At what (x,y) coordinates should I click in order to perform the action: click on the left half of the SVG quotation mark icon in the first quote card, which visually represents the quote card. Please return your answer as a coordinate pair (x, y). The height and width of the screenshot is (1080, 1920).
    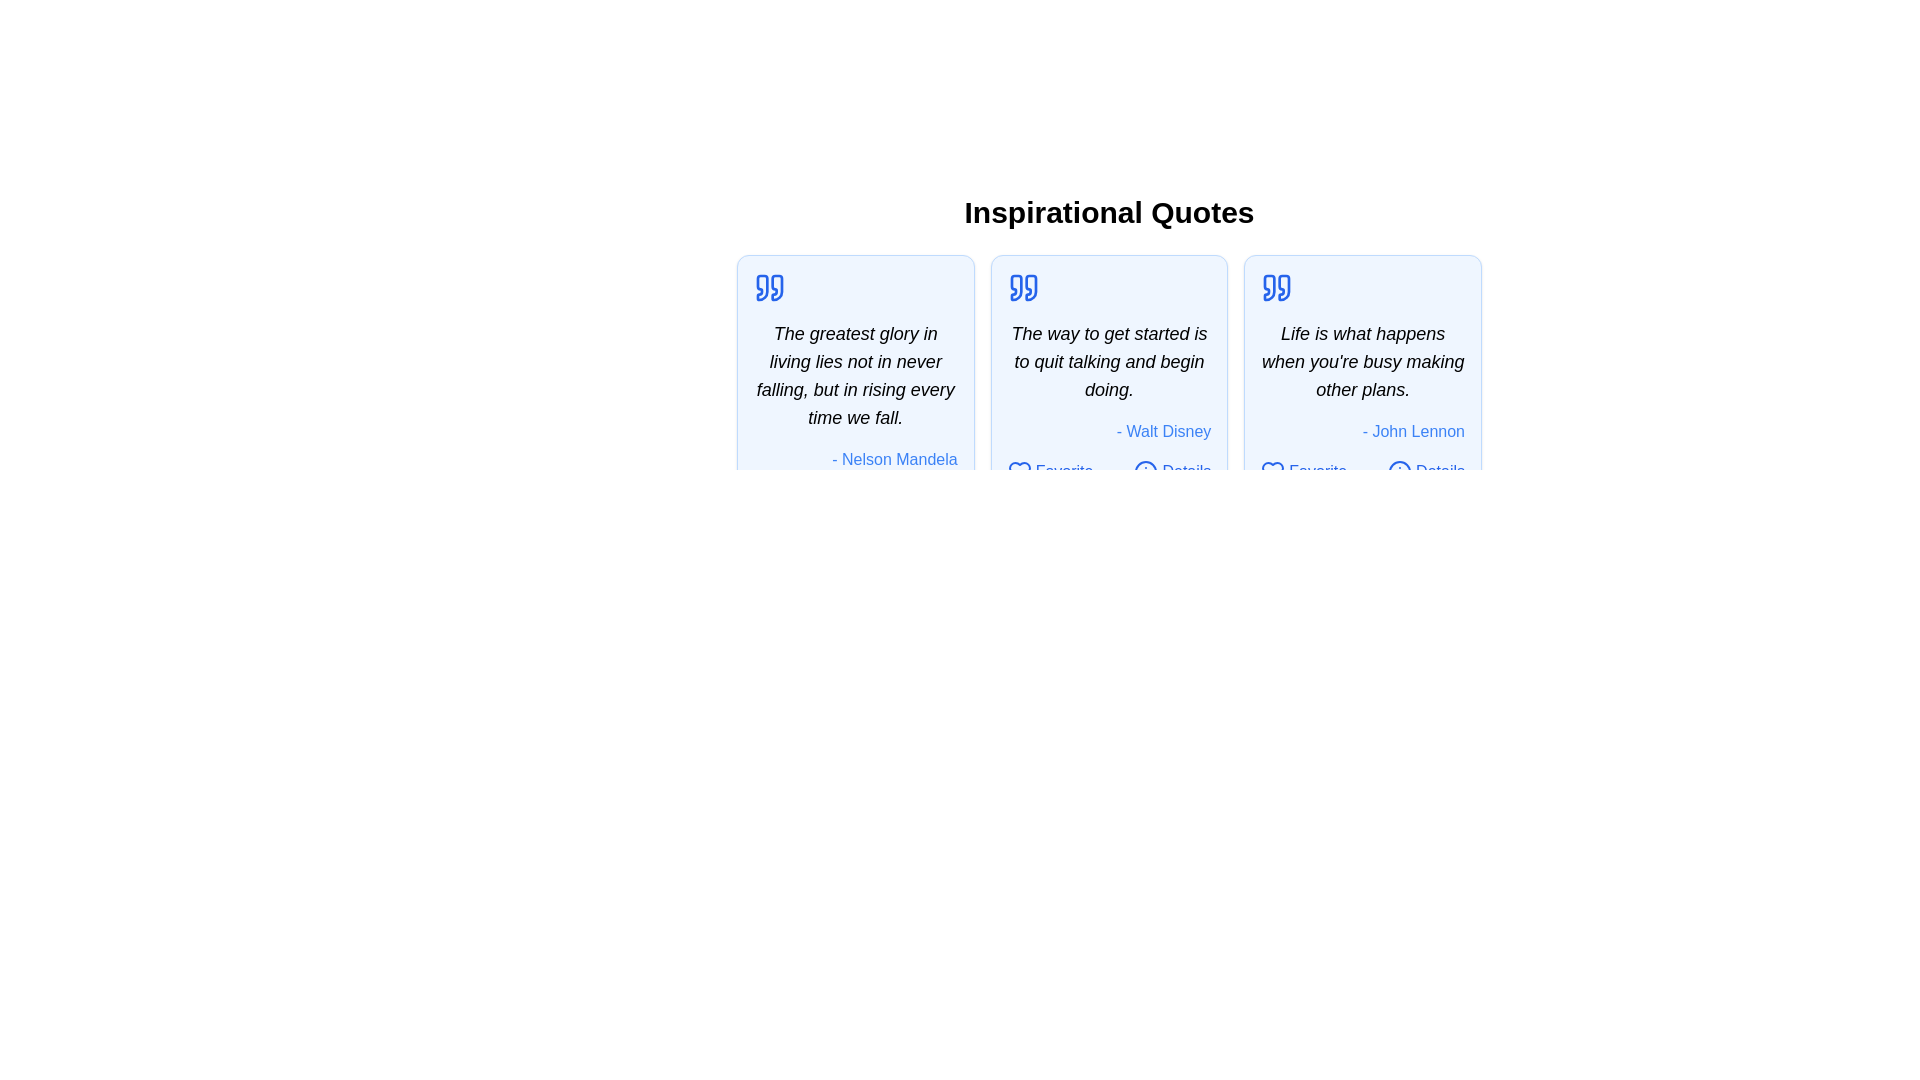
    Looking at the image, I should click on (761, 288).